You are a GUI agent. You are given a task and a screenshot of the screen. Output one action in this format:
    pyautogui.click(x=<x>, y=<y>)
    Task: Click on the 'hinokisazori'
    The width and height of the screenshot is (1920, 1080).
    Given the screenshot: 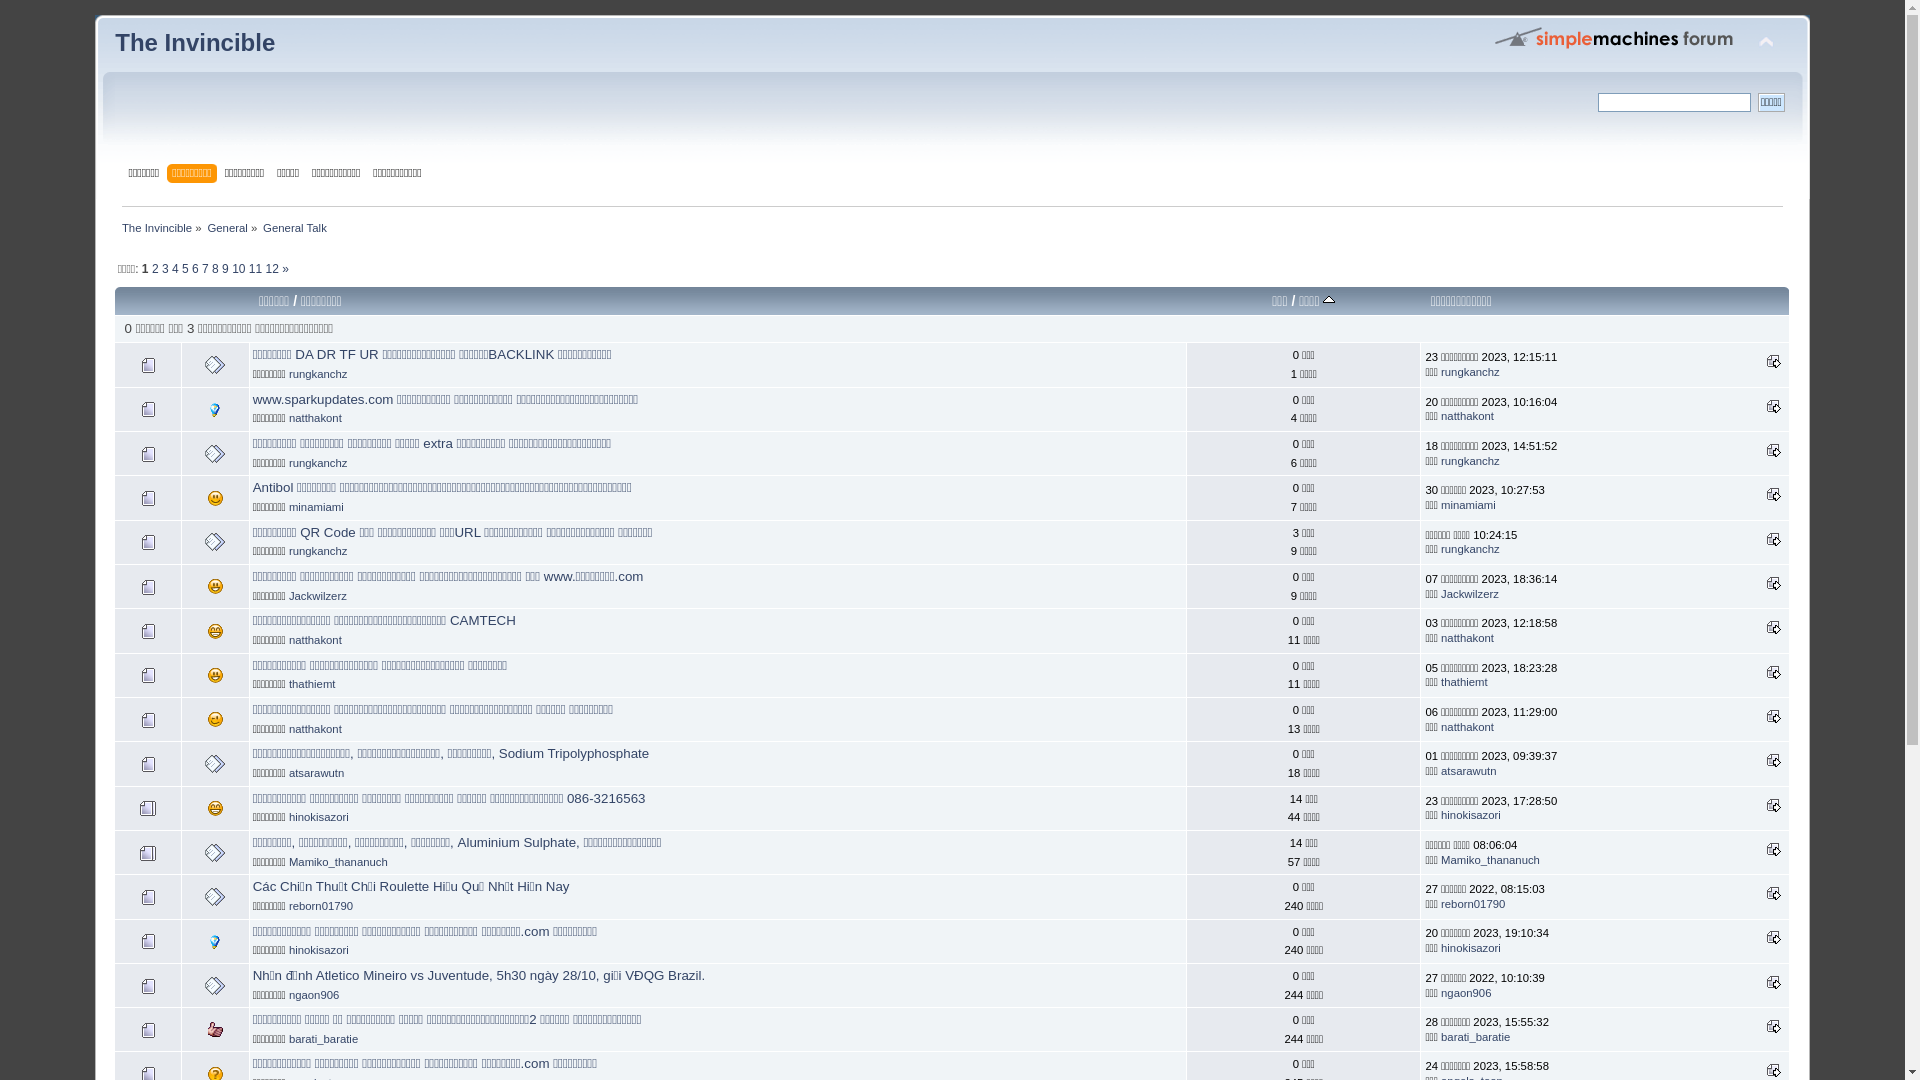 What is the action you would take?
    pyautogui.click(x=1470, y=947)
    